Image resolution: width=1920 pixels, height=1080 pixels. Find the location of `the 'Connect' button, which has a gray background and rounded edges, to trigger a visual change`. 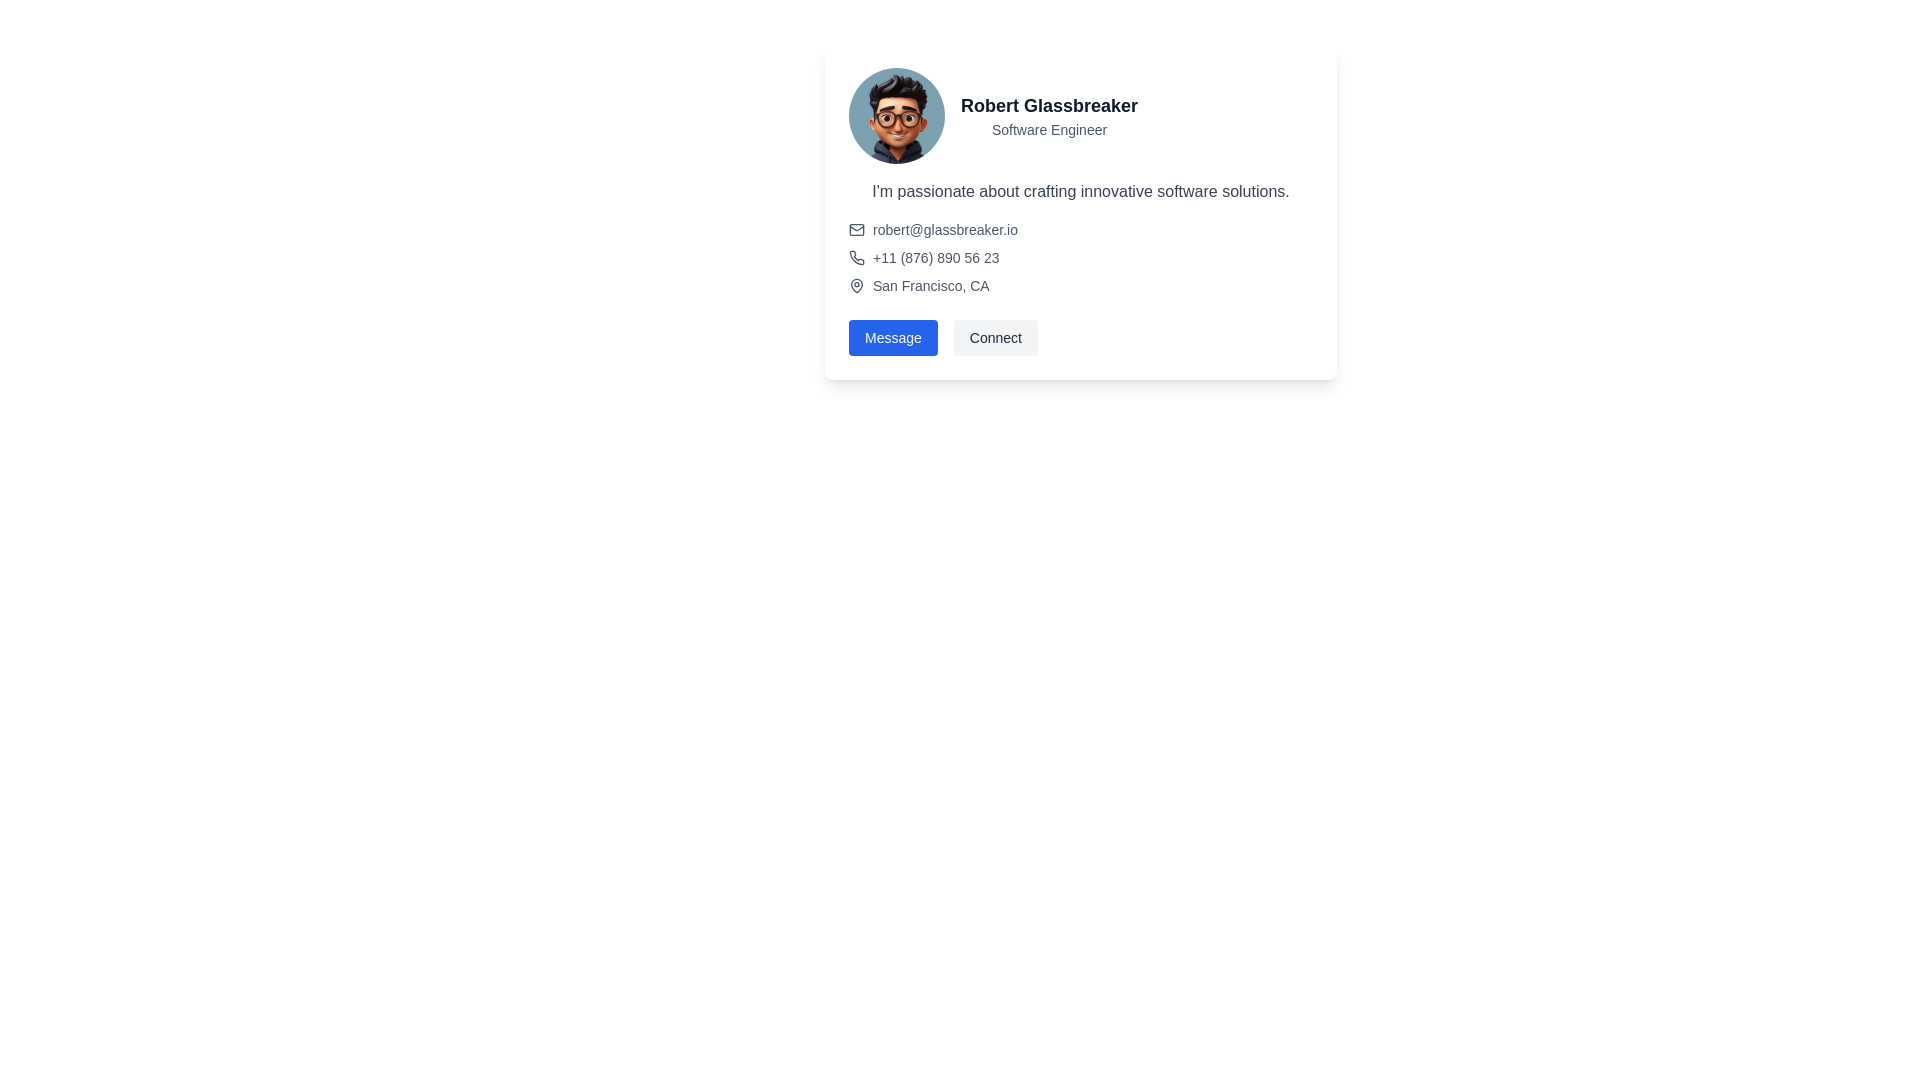

the 'Connect' button, which has a gray background and rounded edges, to trigger a visual change is located at coordinates (995, 337).